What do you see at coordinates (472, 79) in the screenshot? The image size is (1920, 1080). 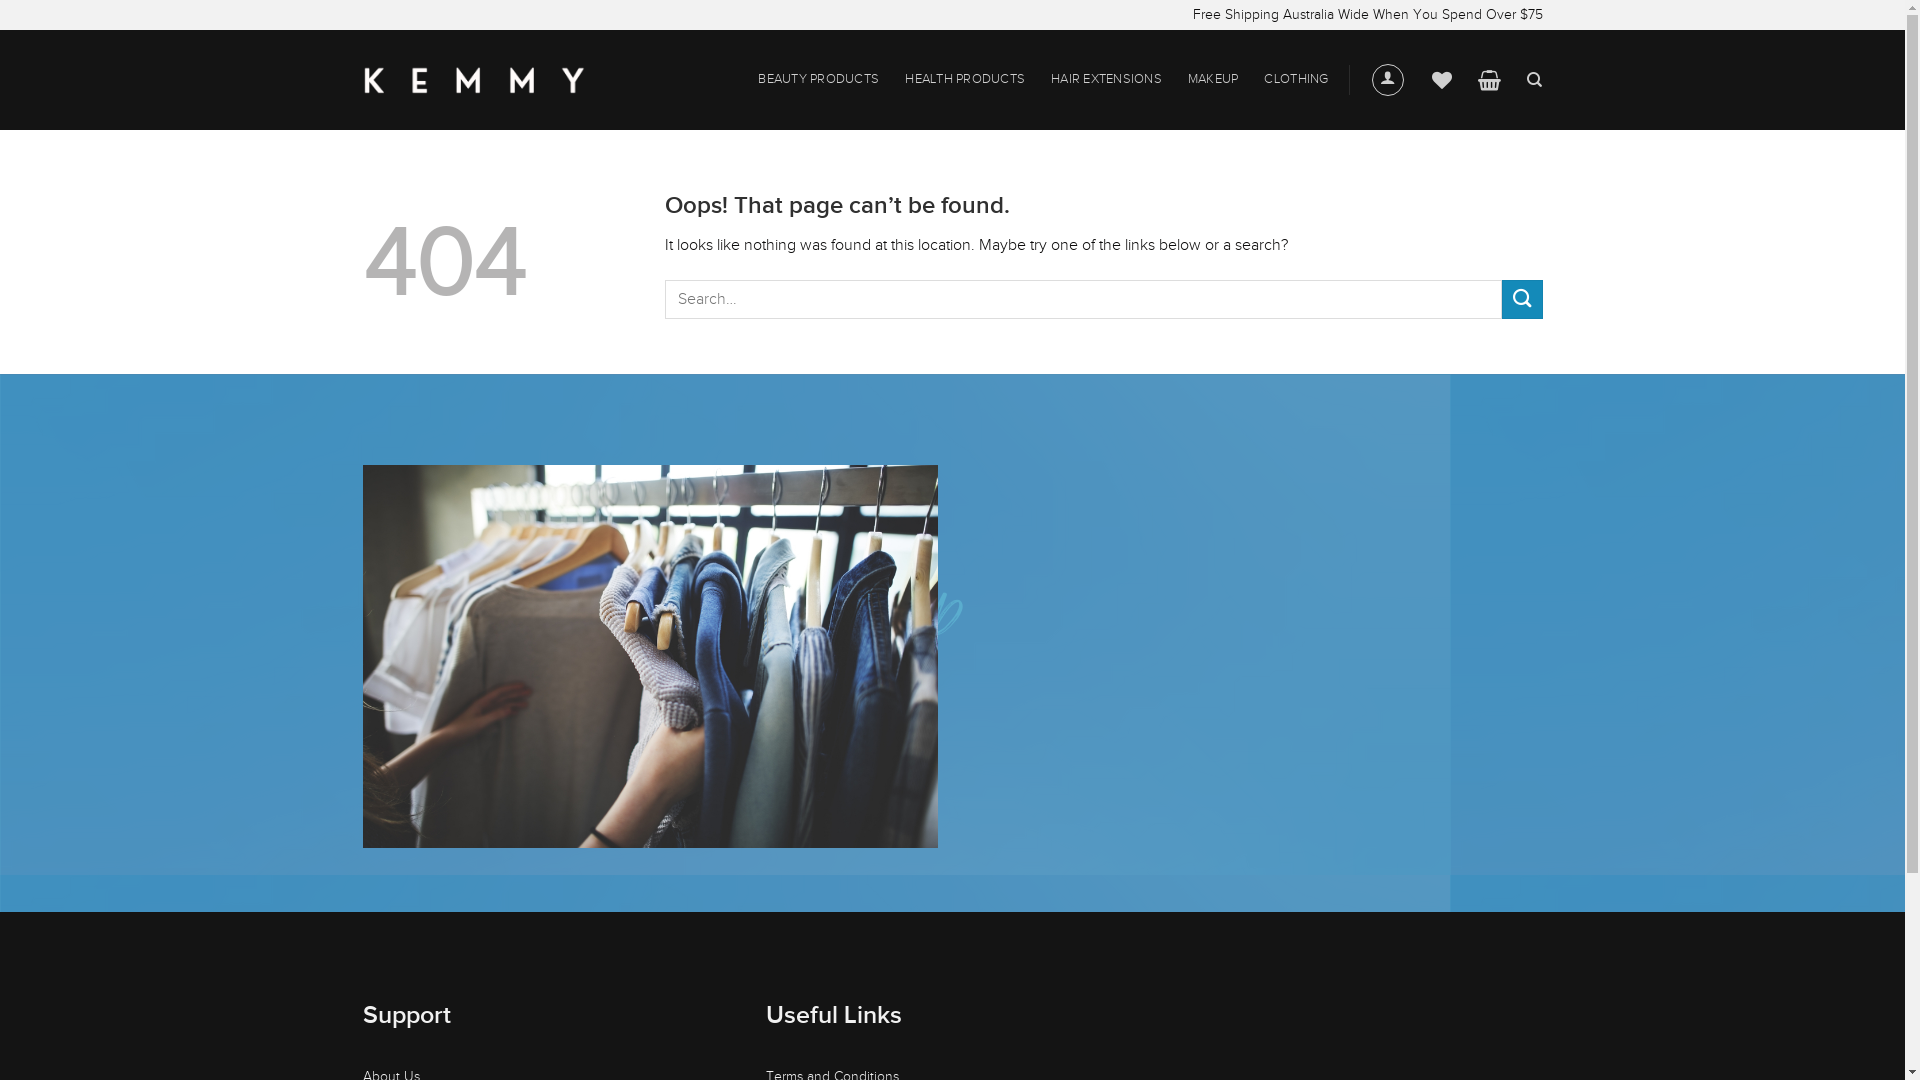 I see `'Kemmy Shop - Live Healthier, Happier Lives'` at bounding box center [472, 79].